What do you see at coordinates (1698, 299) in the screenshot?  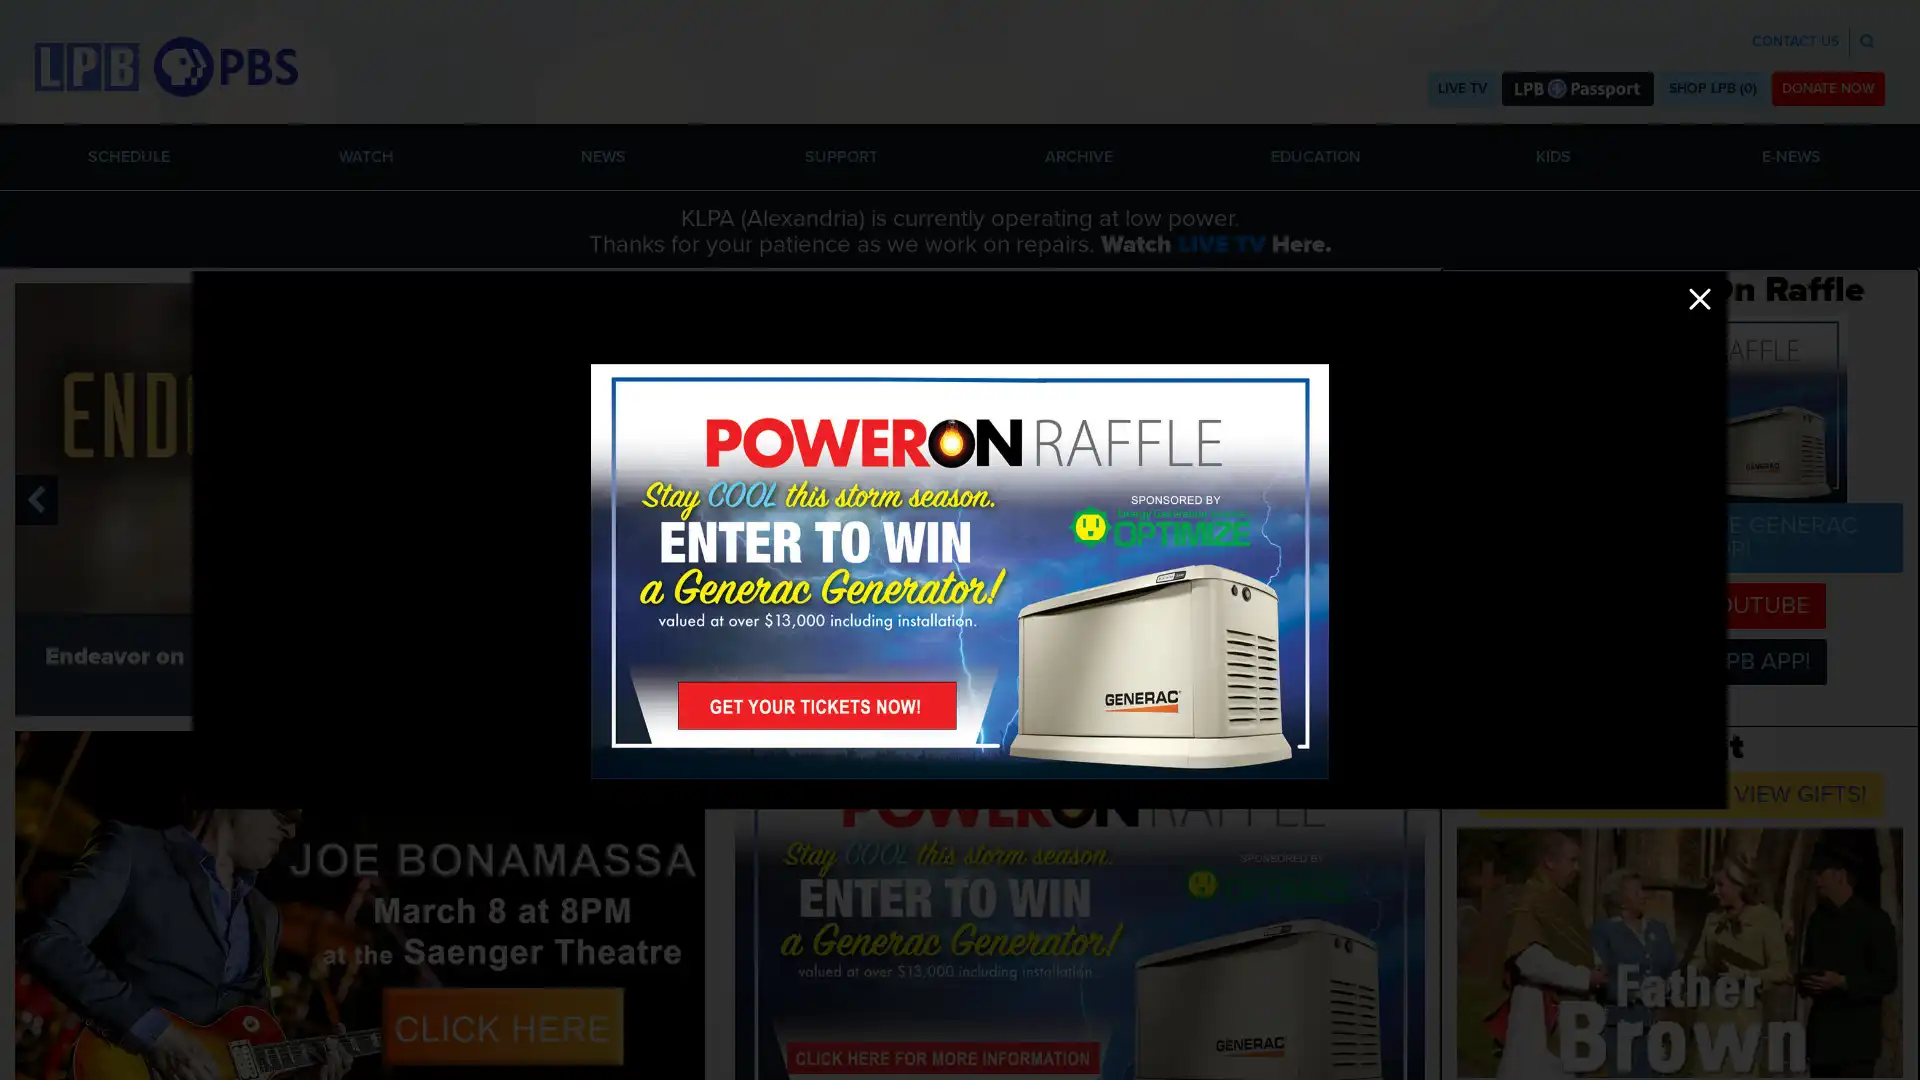 I see `Close` at bounding box center [1698, 299].